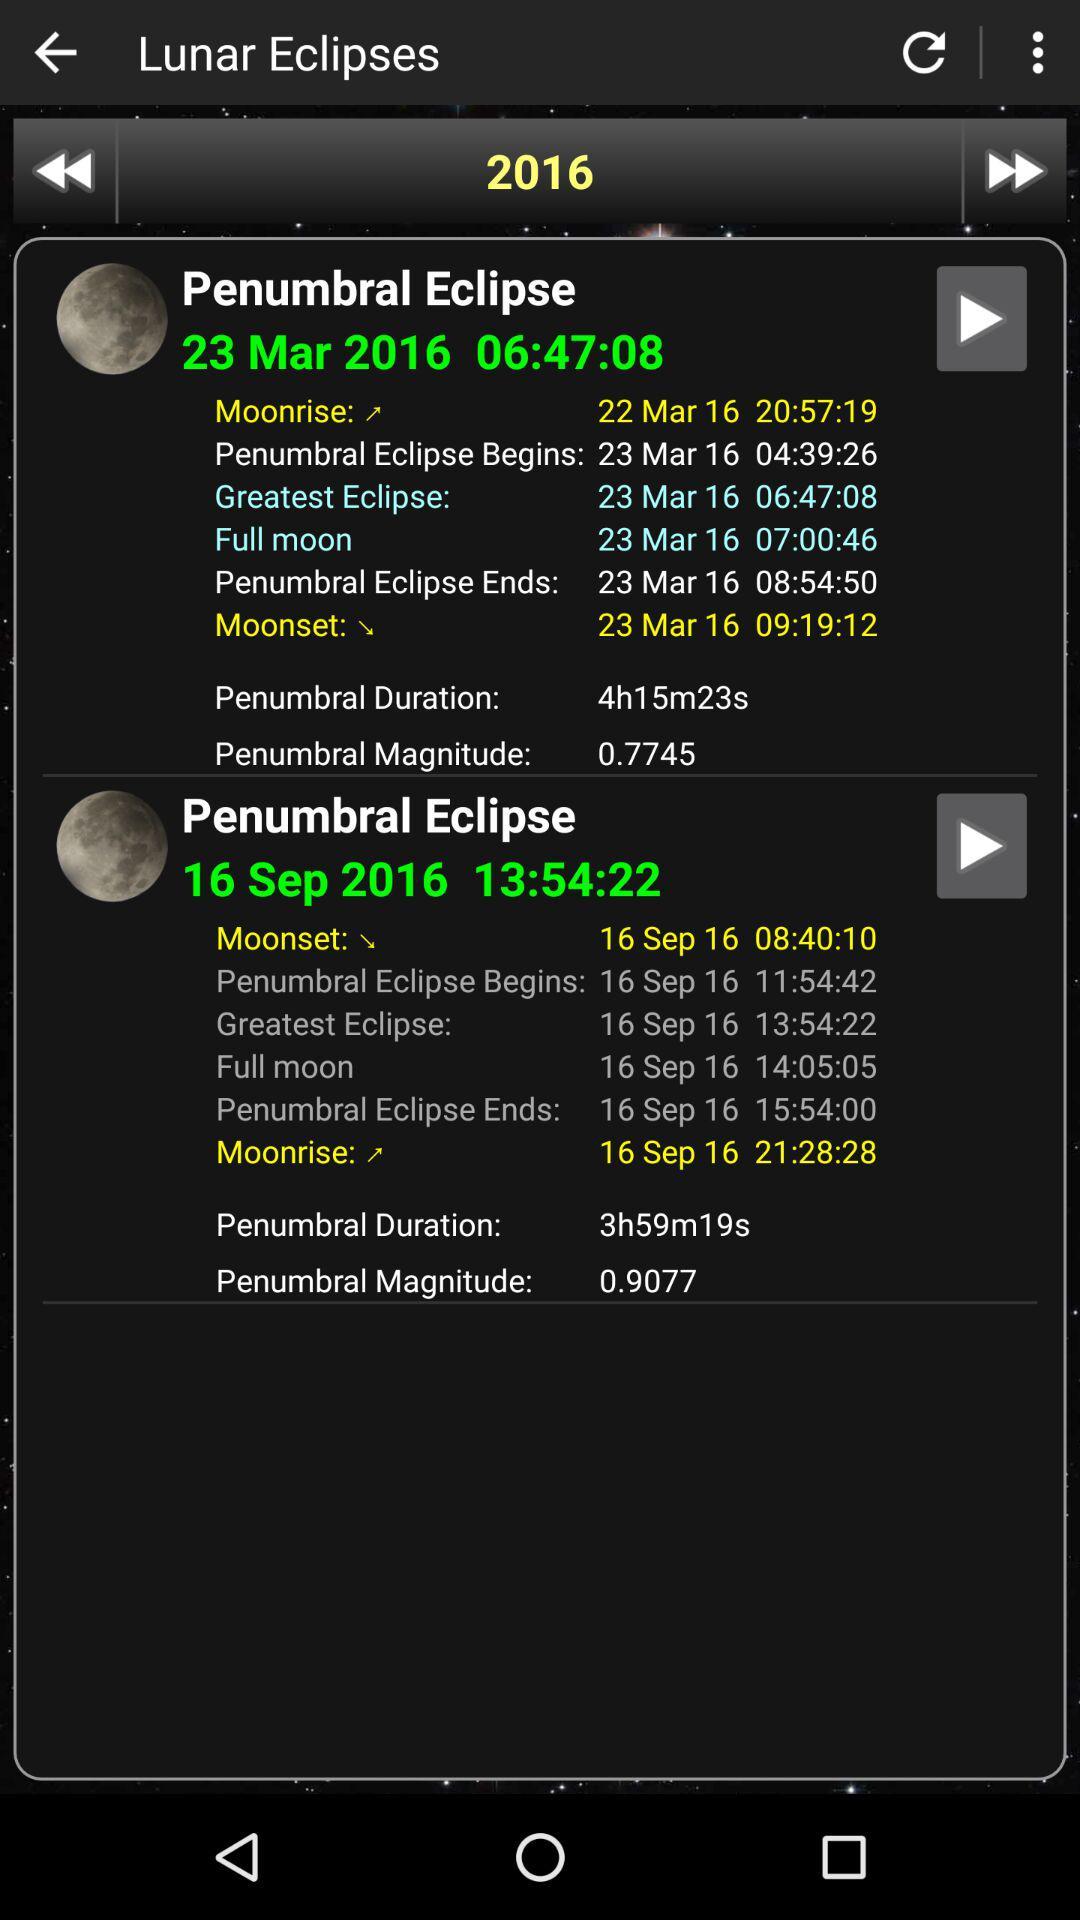 Image resolution: width=1080 pixels, height=1920 pixels. I want to click on check next year, so click(1015, 171).